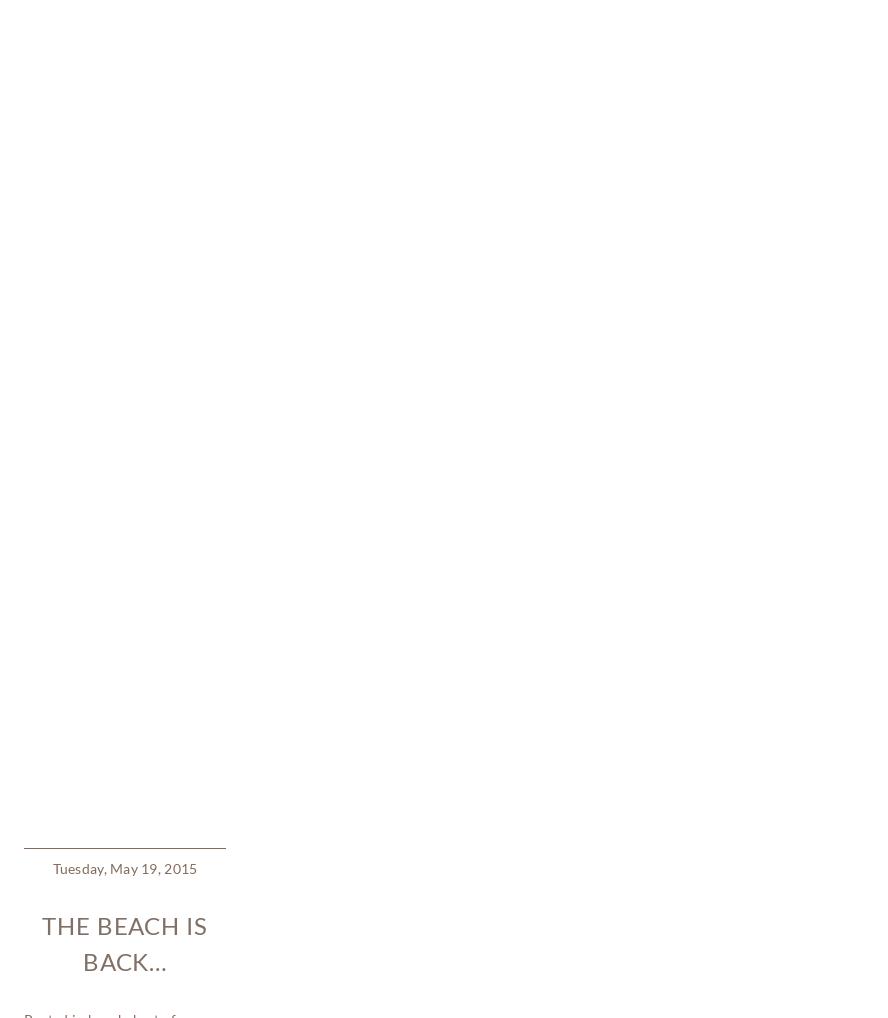 Image resolution: width=888 pixels, height=1018 pixels. What do you see at coordinates (83, 438) in the screenshot?
I see `'family'` at bounding box center [83, 438].